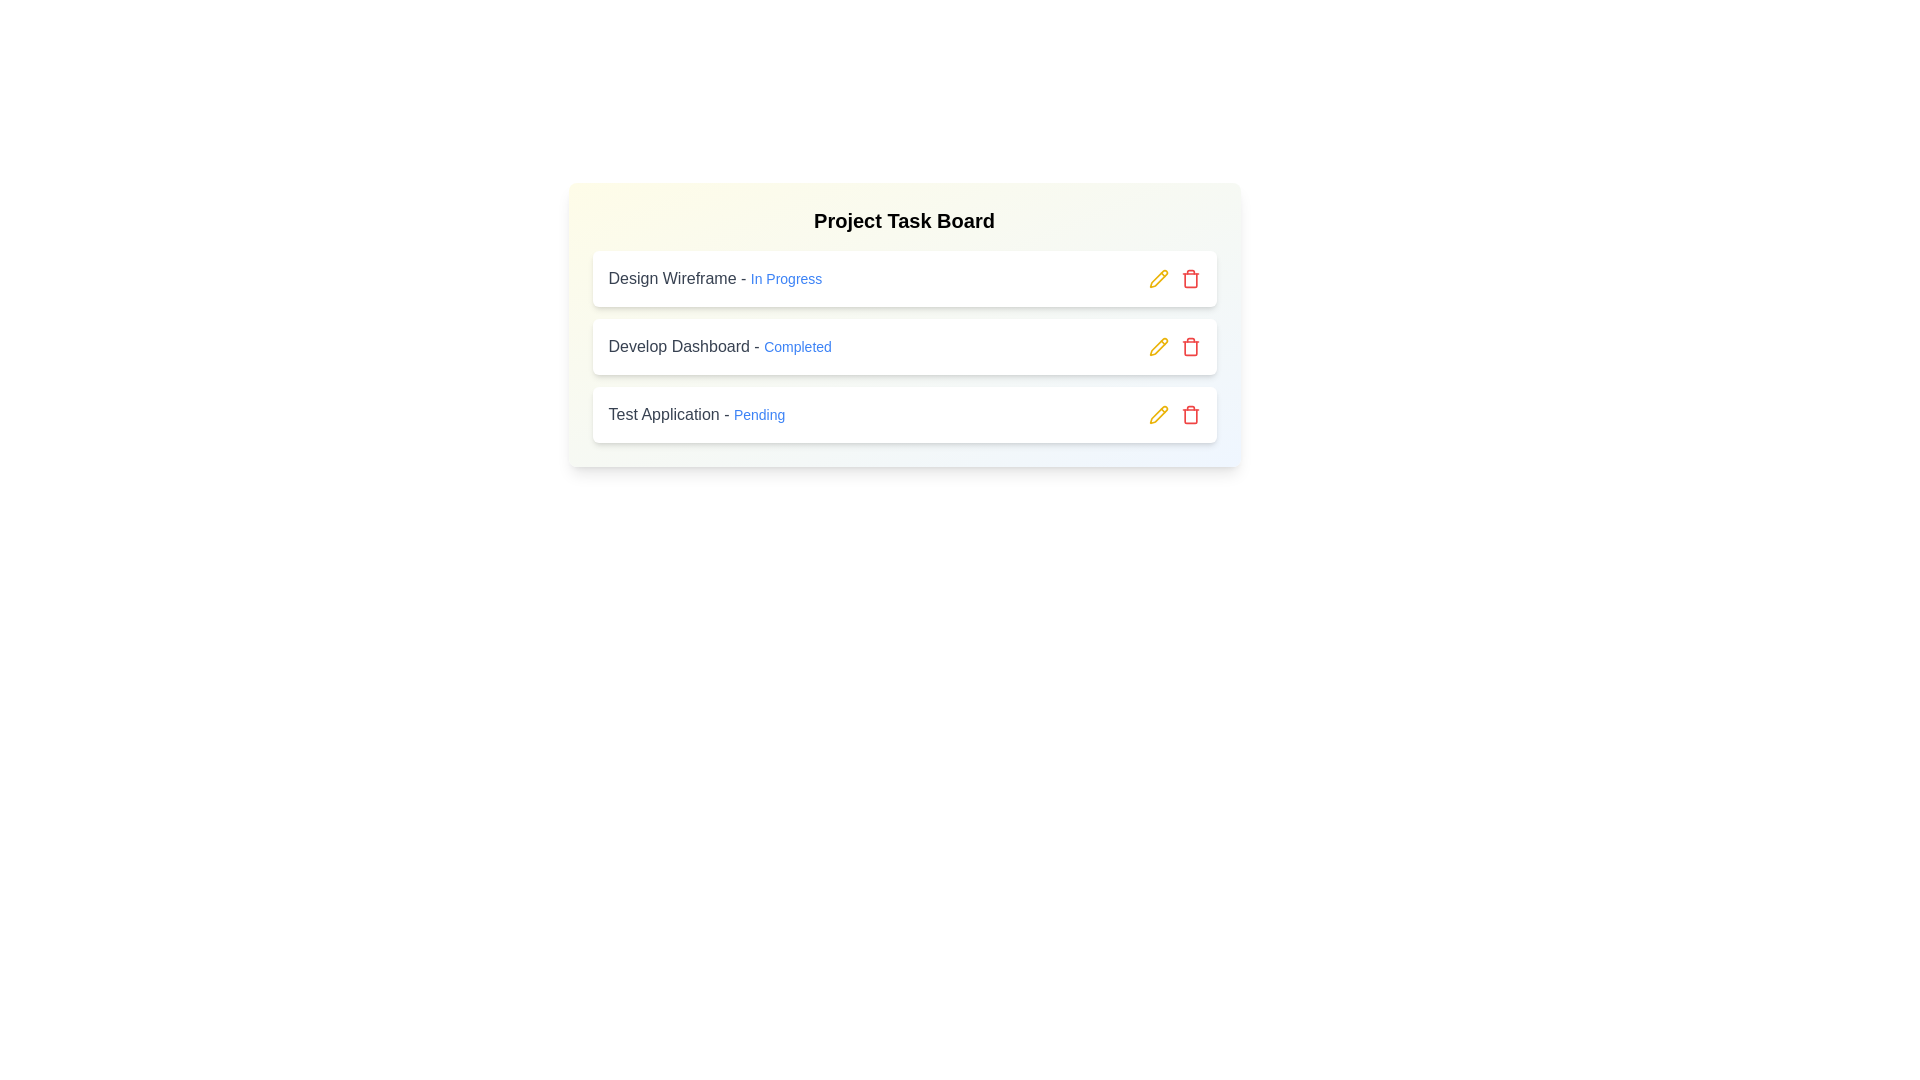 This screenshot has width=1920, height=1080. I want to click on the status label of the task Design Wireframe to highlight it, so click(785, 278).